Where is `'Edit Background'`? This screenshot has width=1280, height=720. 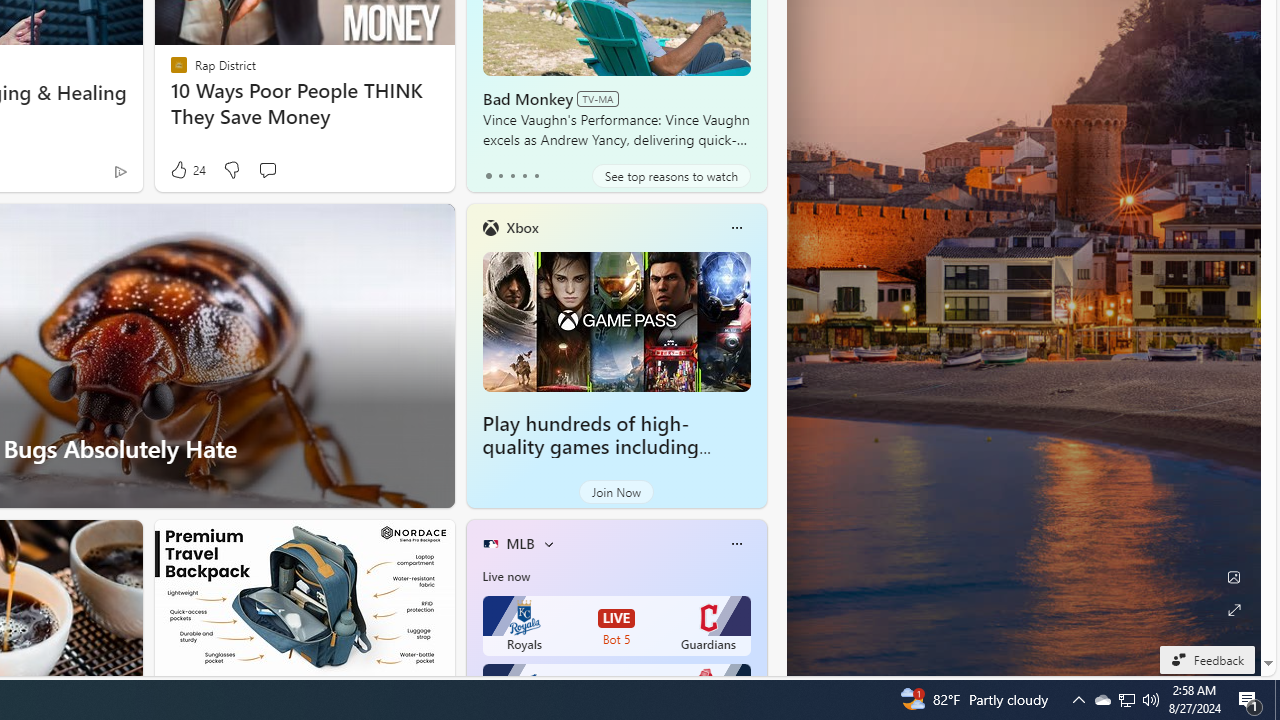
'Edit Background' is located at coordinates (1232, 577).